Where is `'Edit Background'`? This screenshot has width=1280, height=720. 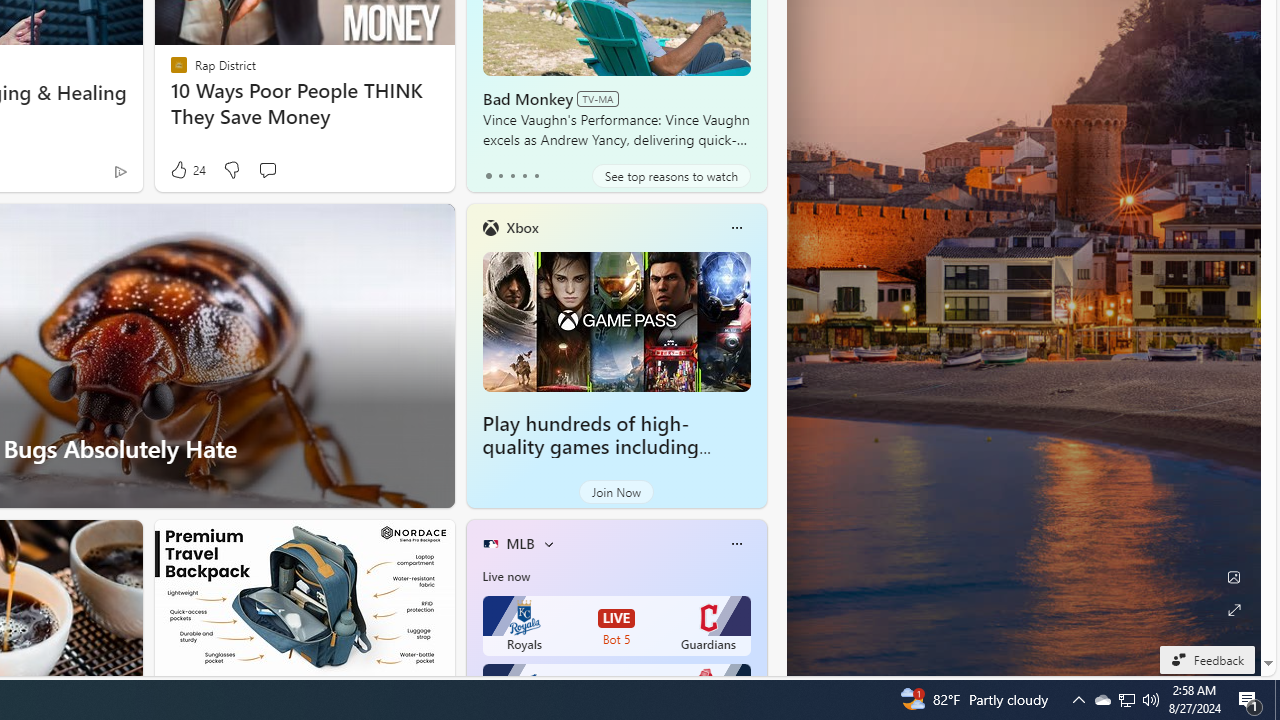
'Edit Background' is located at coordinates (1232, 577).